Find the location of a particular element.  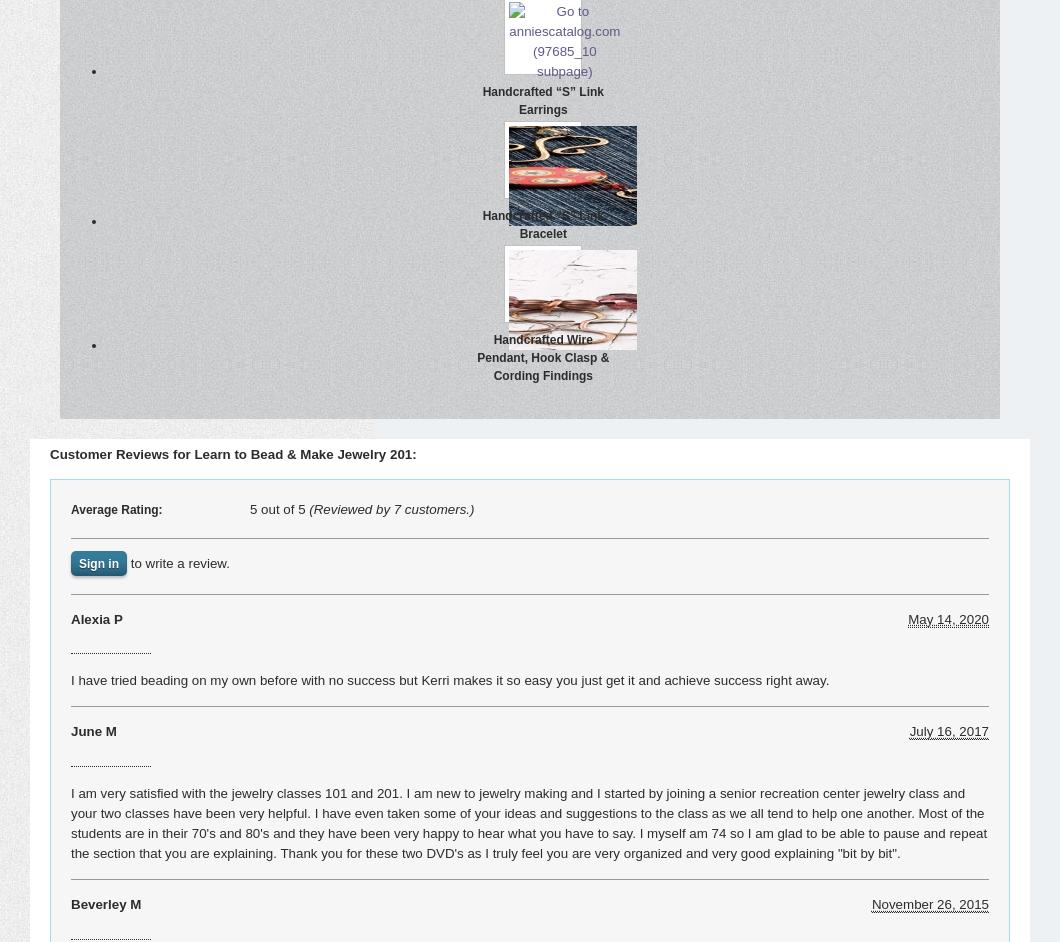

'May 14, 2020' is located at coordinates (947, 617).